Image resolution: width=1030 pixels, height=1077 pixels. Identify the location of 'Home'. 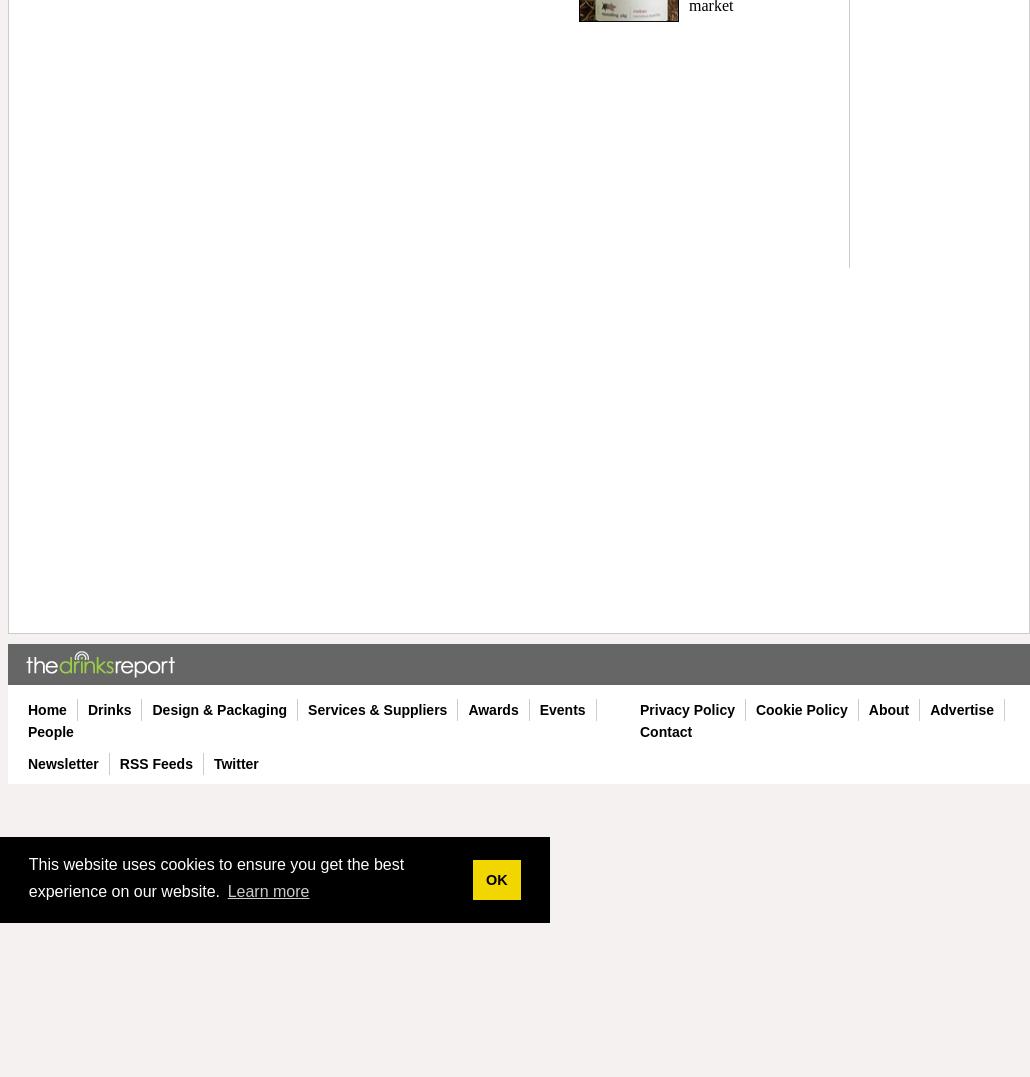
(28, 709).